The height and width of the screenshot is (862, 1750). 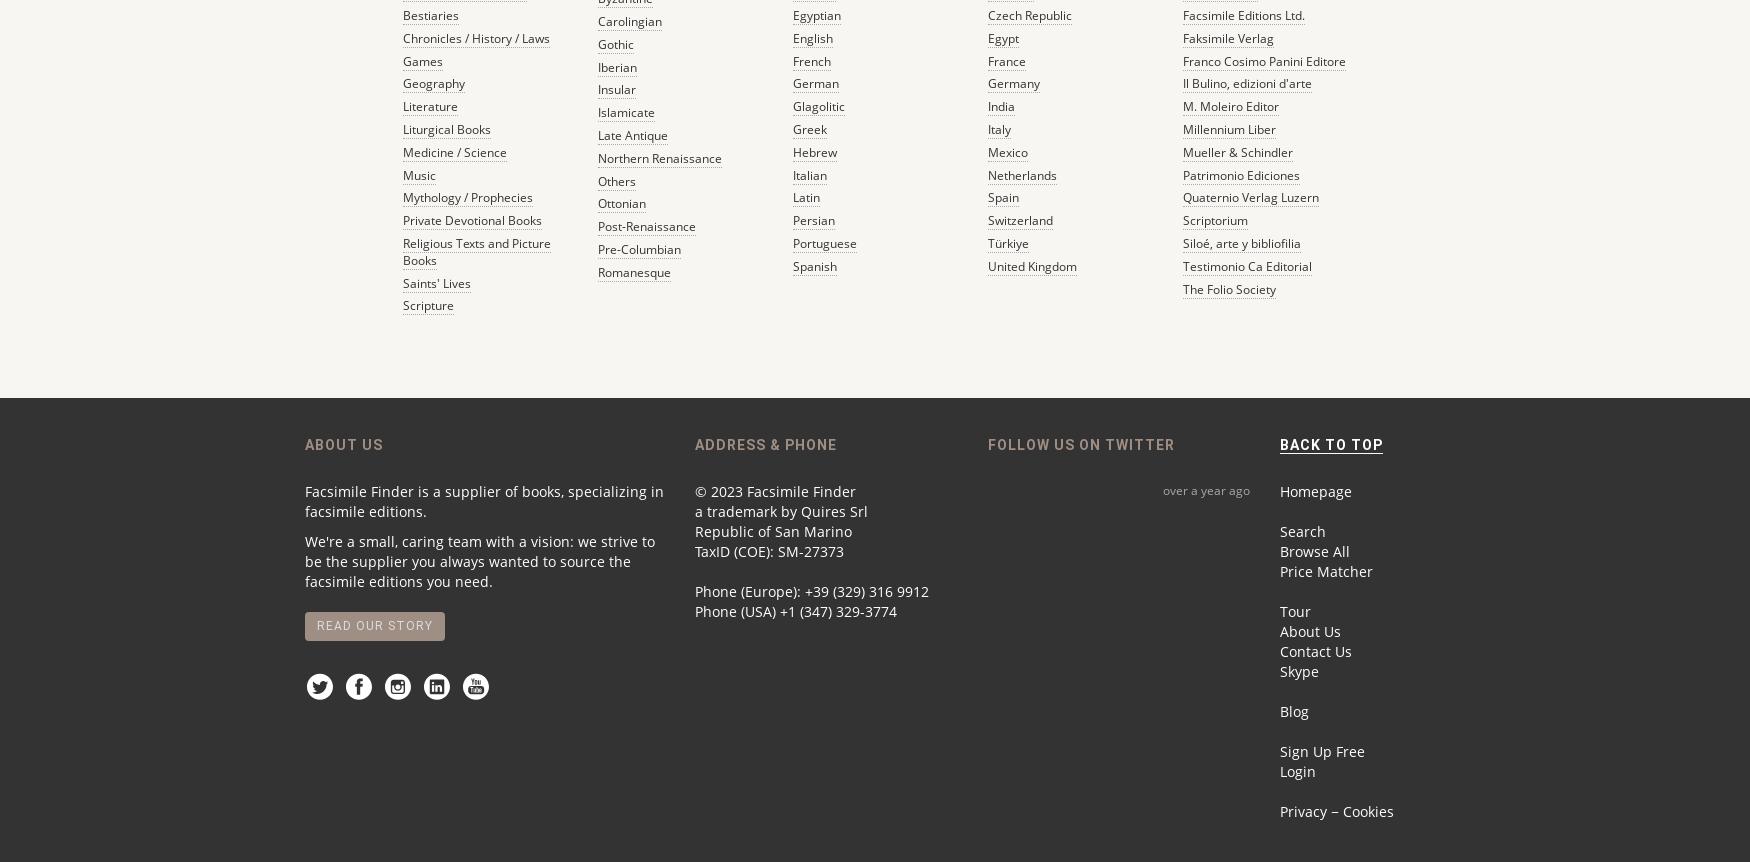 What do you see at coordinates (434, 281) in the screenshot?
I see `'Saints' Lives'` at bounding box center [434, 281].